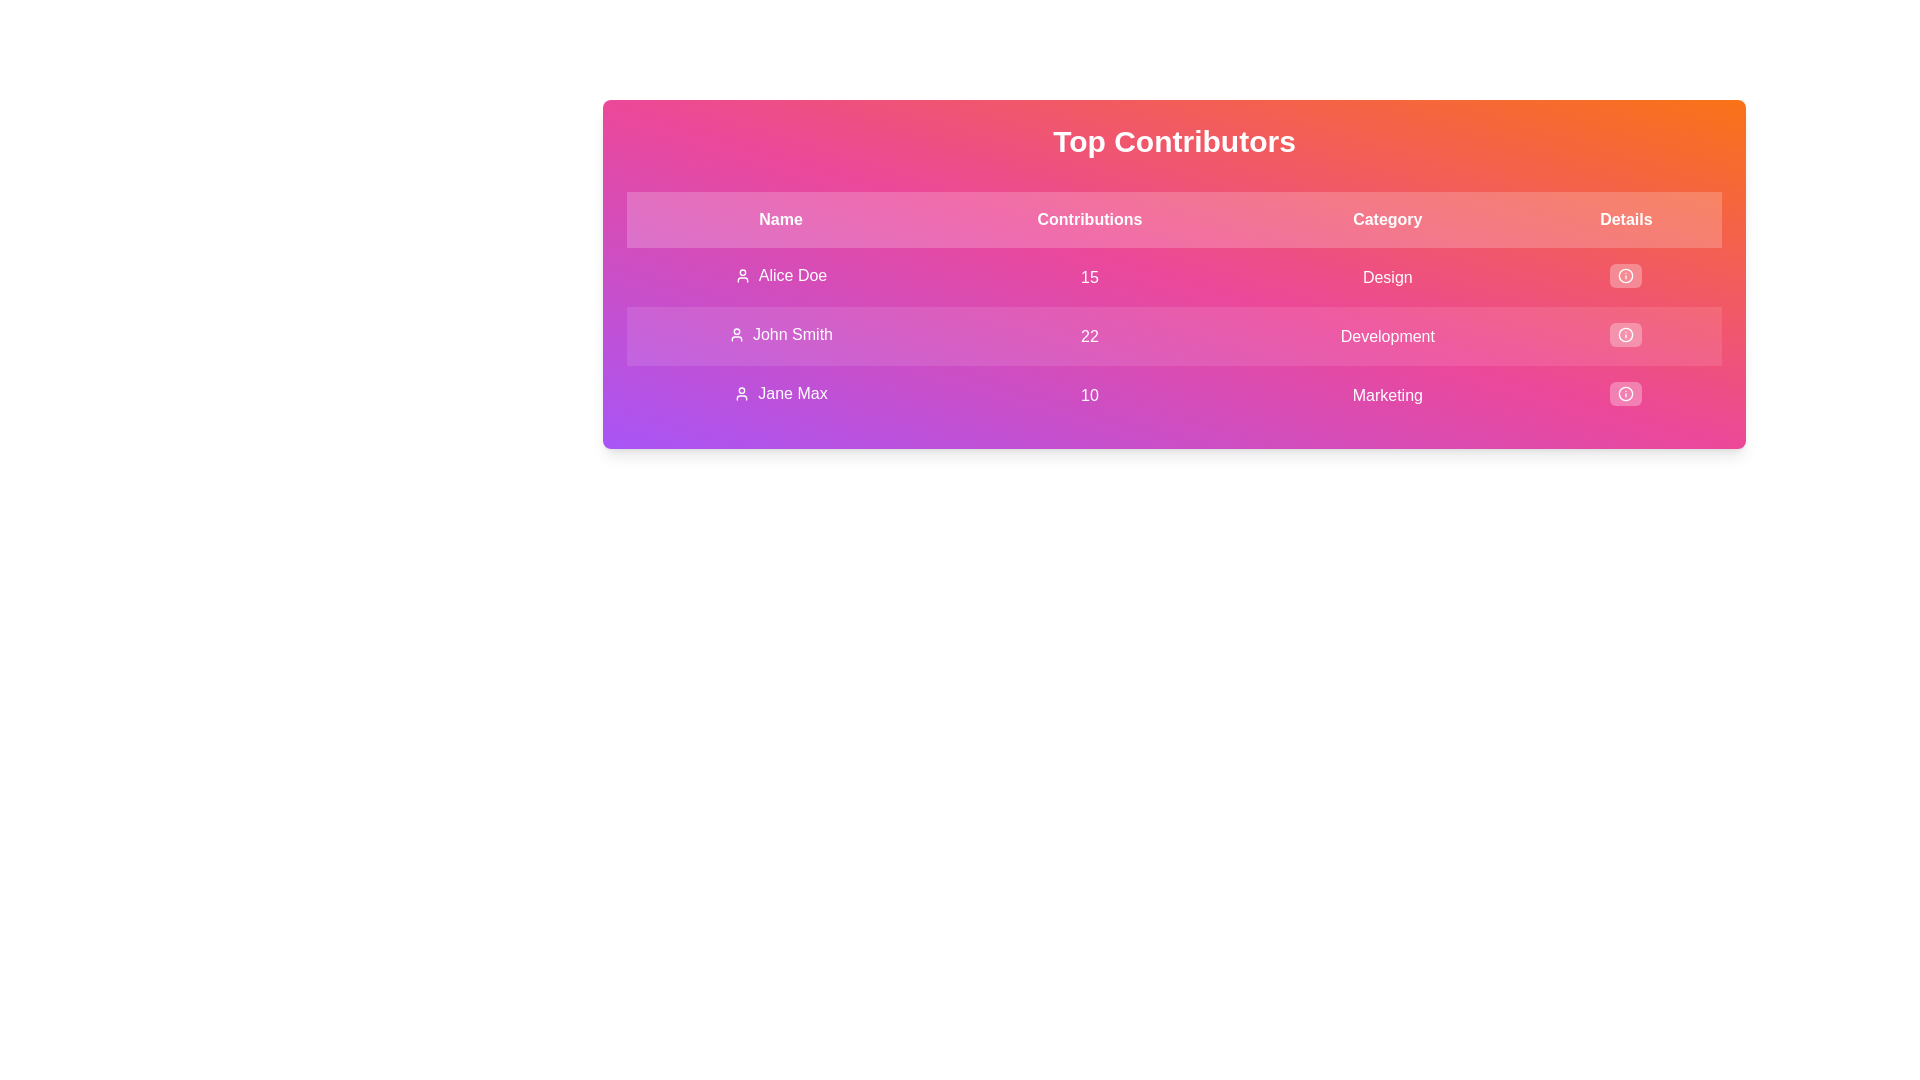 This screenshot has width=1920, height=1080. Describe the element at coordinates (780, 276) in the screenshot. I see `the Text with Icon element displaying the contributor's name in the first row of the table, located in the 'Name' column` at that location.